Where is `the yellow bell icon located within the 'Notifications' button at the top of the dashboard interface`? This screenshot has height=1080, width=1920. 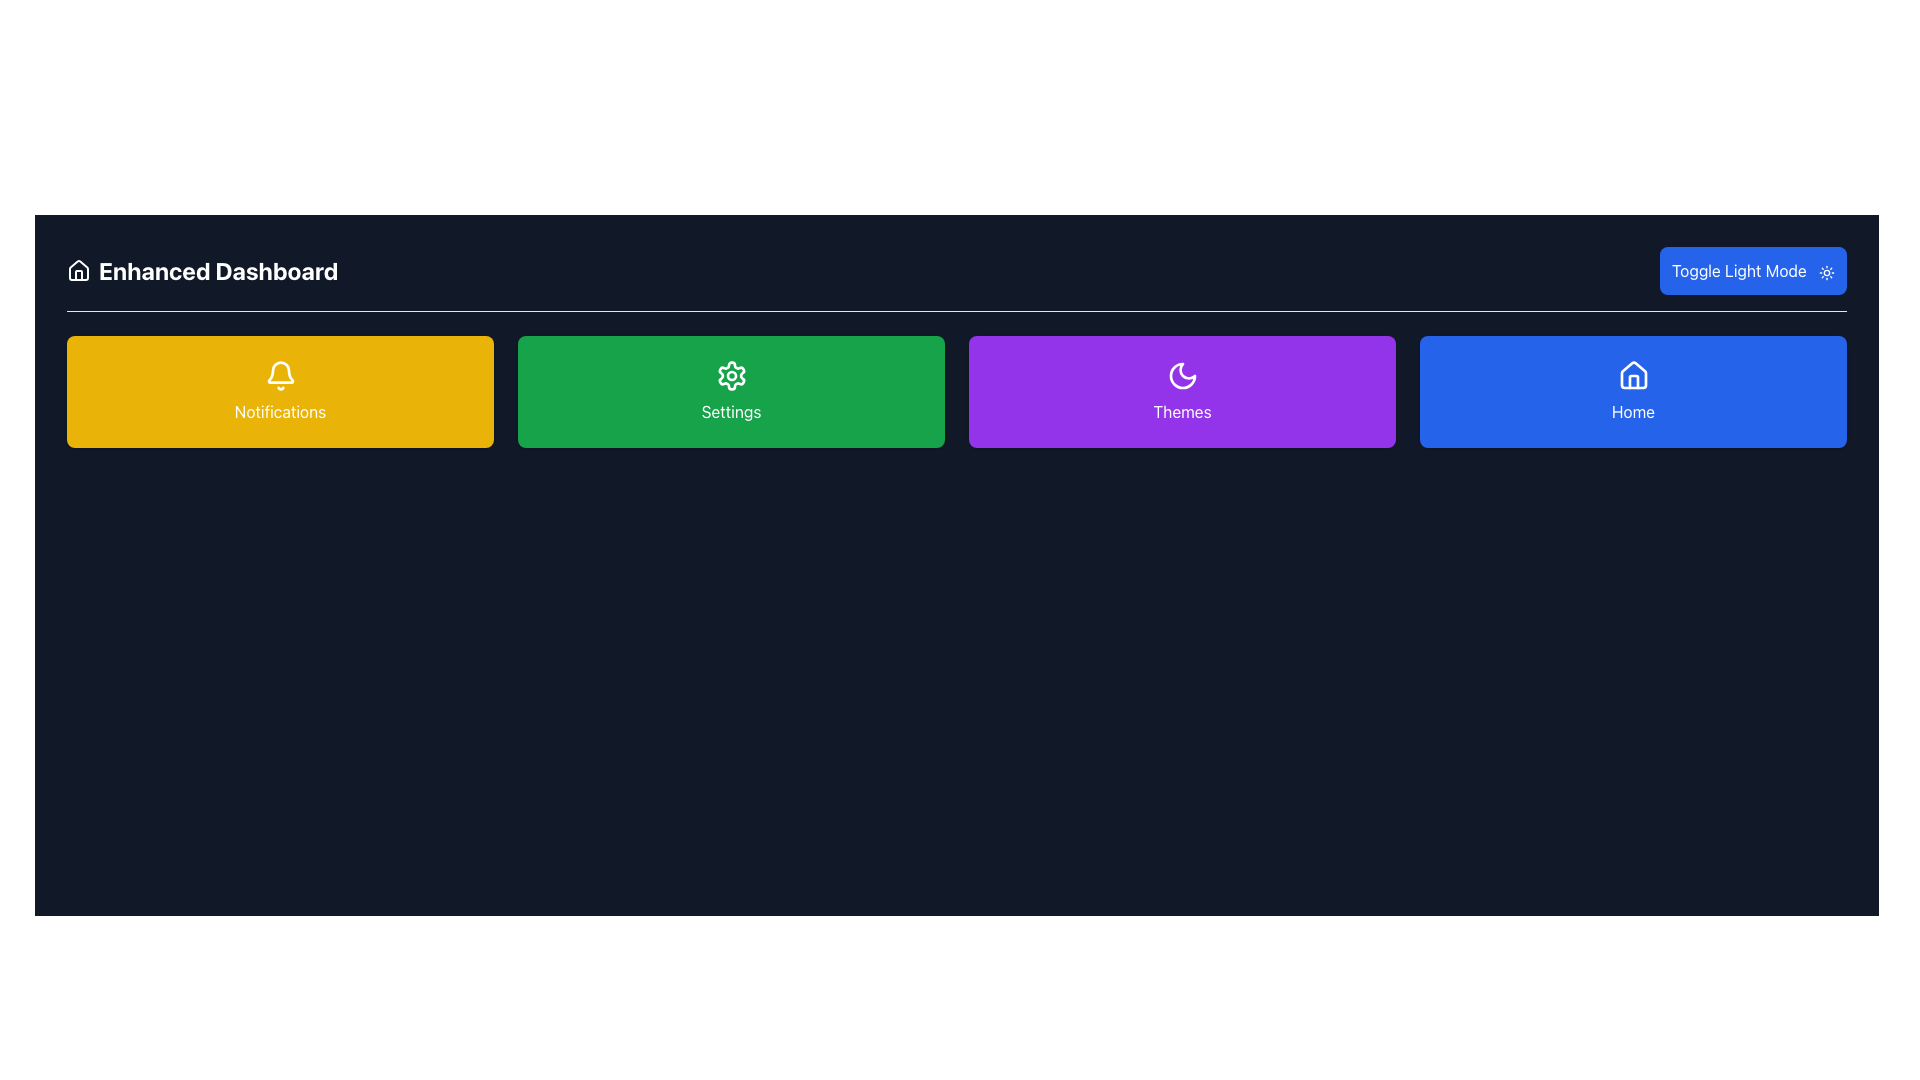
the yellow bell icon located within the 'Notifications' button at the top of the dashboard interface is located at coordinates (279, 372).